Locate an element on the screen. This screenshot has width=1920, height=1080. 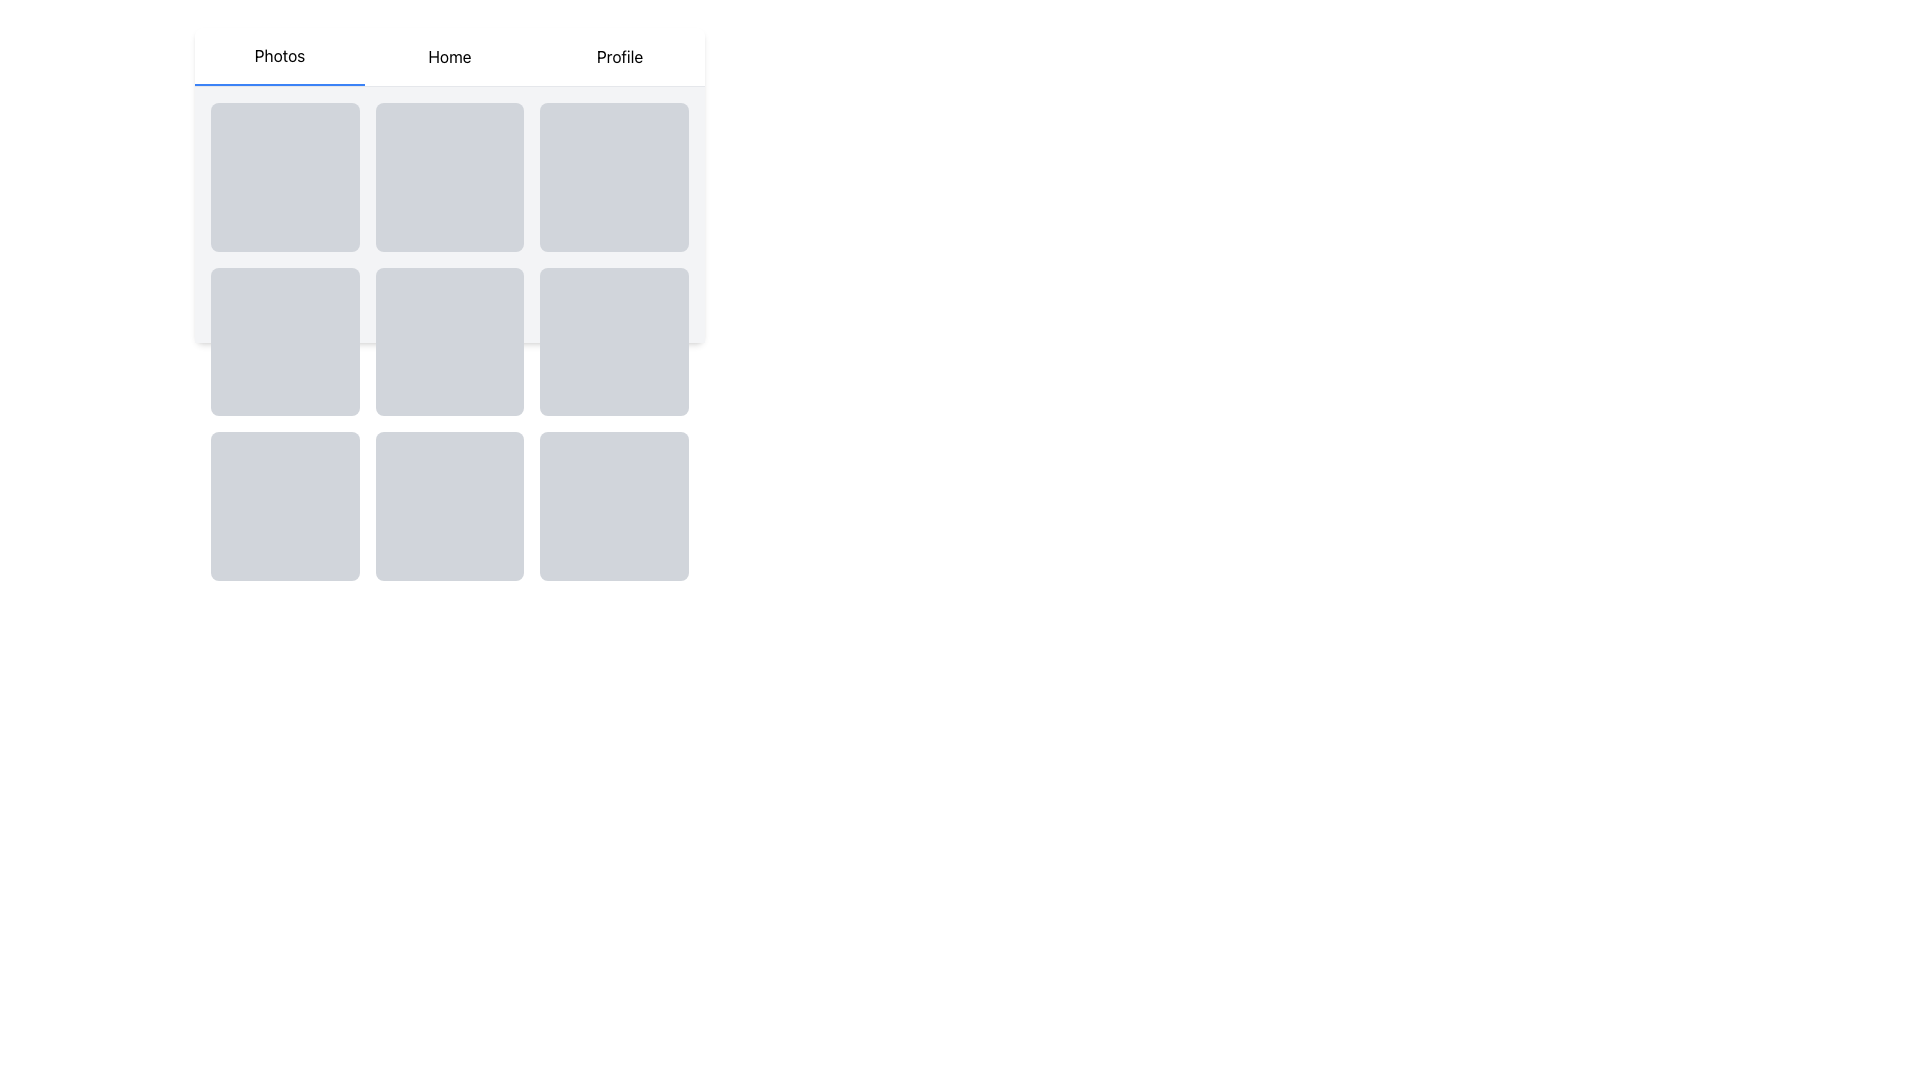
the light gray, rounded-corner placeholder box located in the second row and third column of the grid layout is located at coordinates (613, 341).